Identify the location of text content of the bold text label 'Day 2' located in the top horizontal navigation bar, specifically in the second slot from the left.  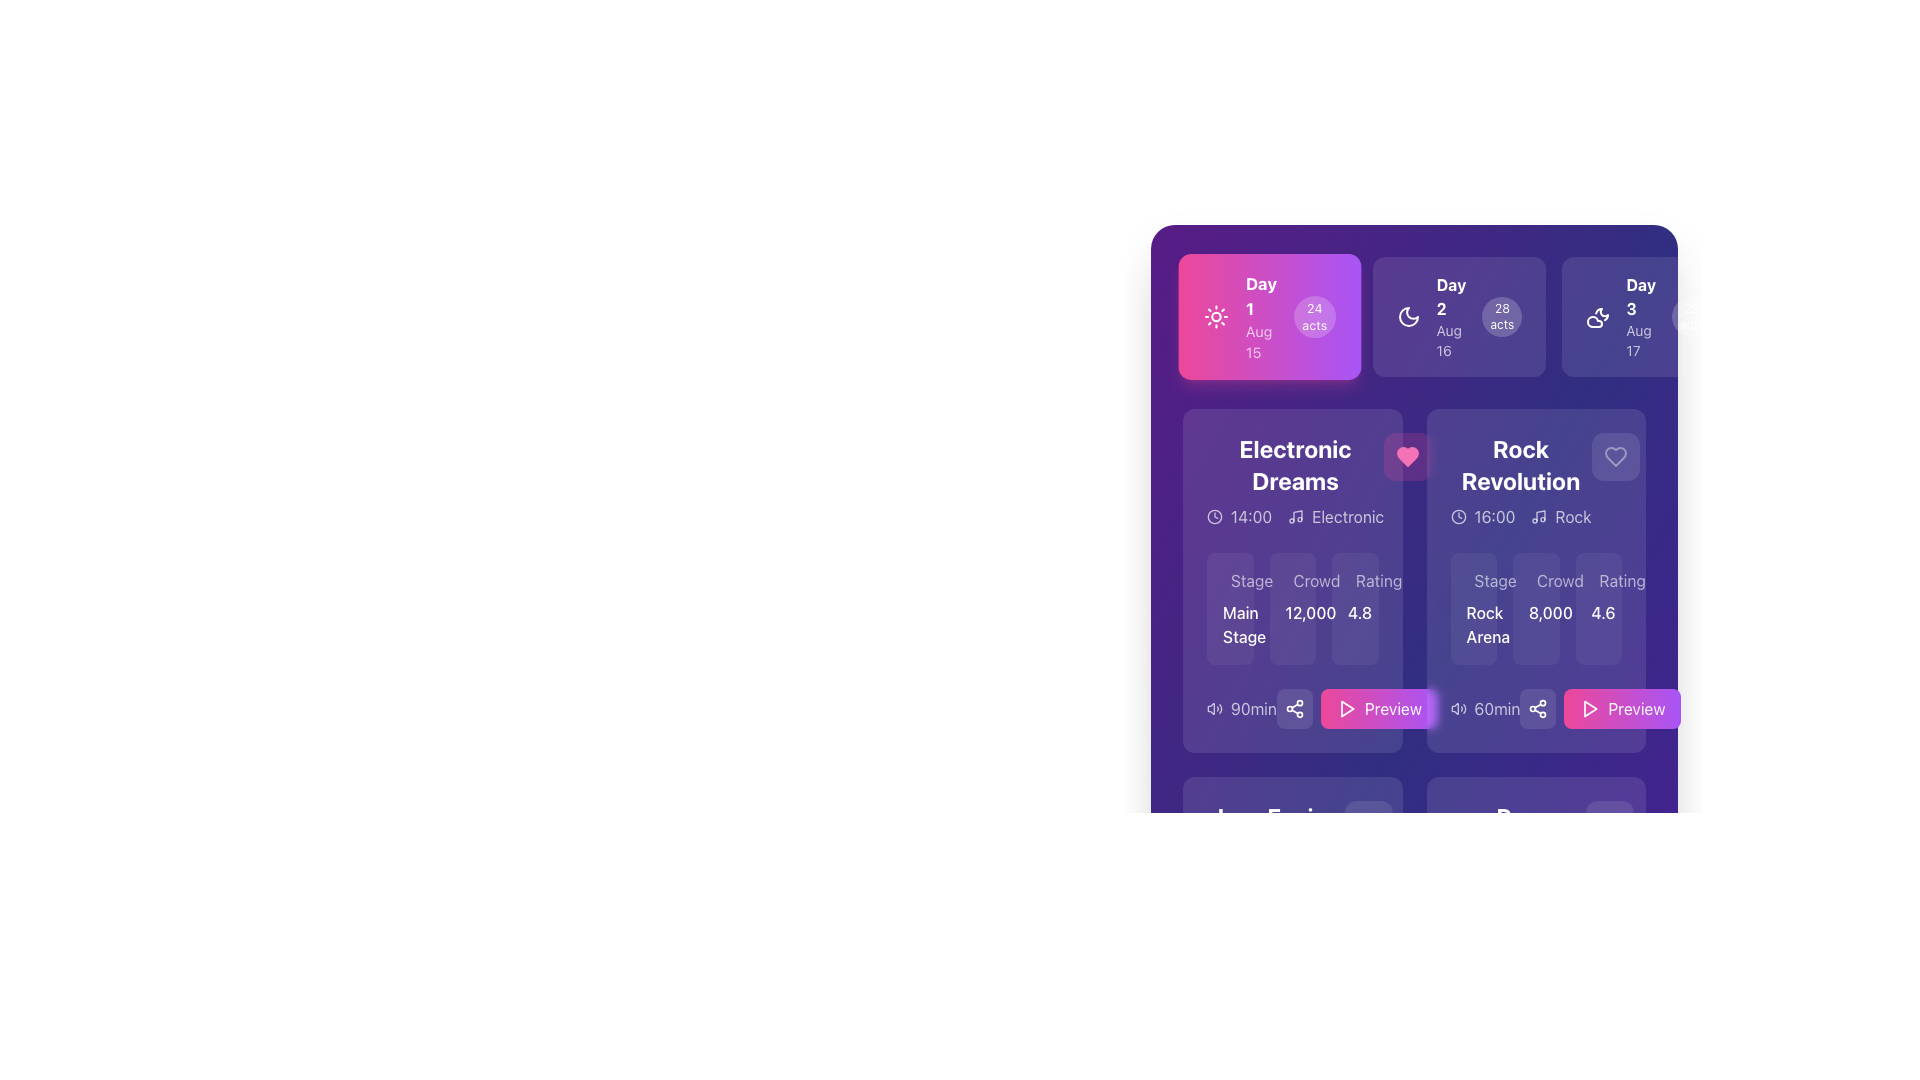
(1451, 297).